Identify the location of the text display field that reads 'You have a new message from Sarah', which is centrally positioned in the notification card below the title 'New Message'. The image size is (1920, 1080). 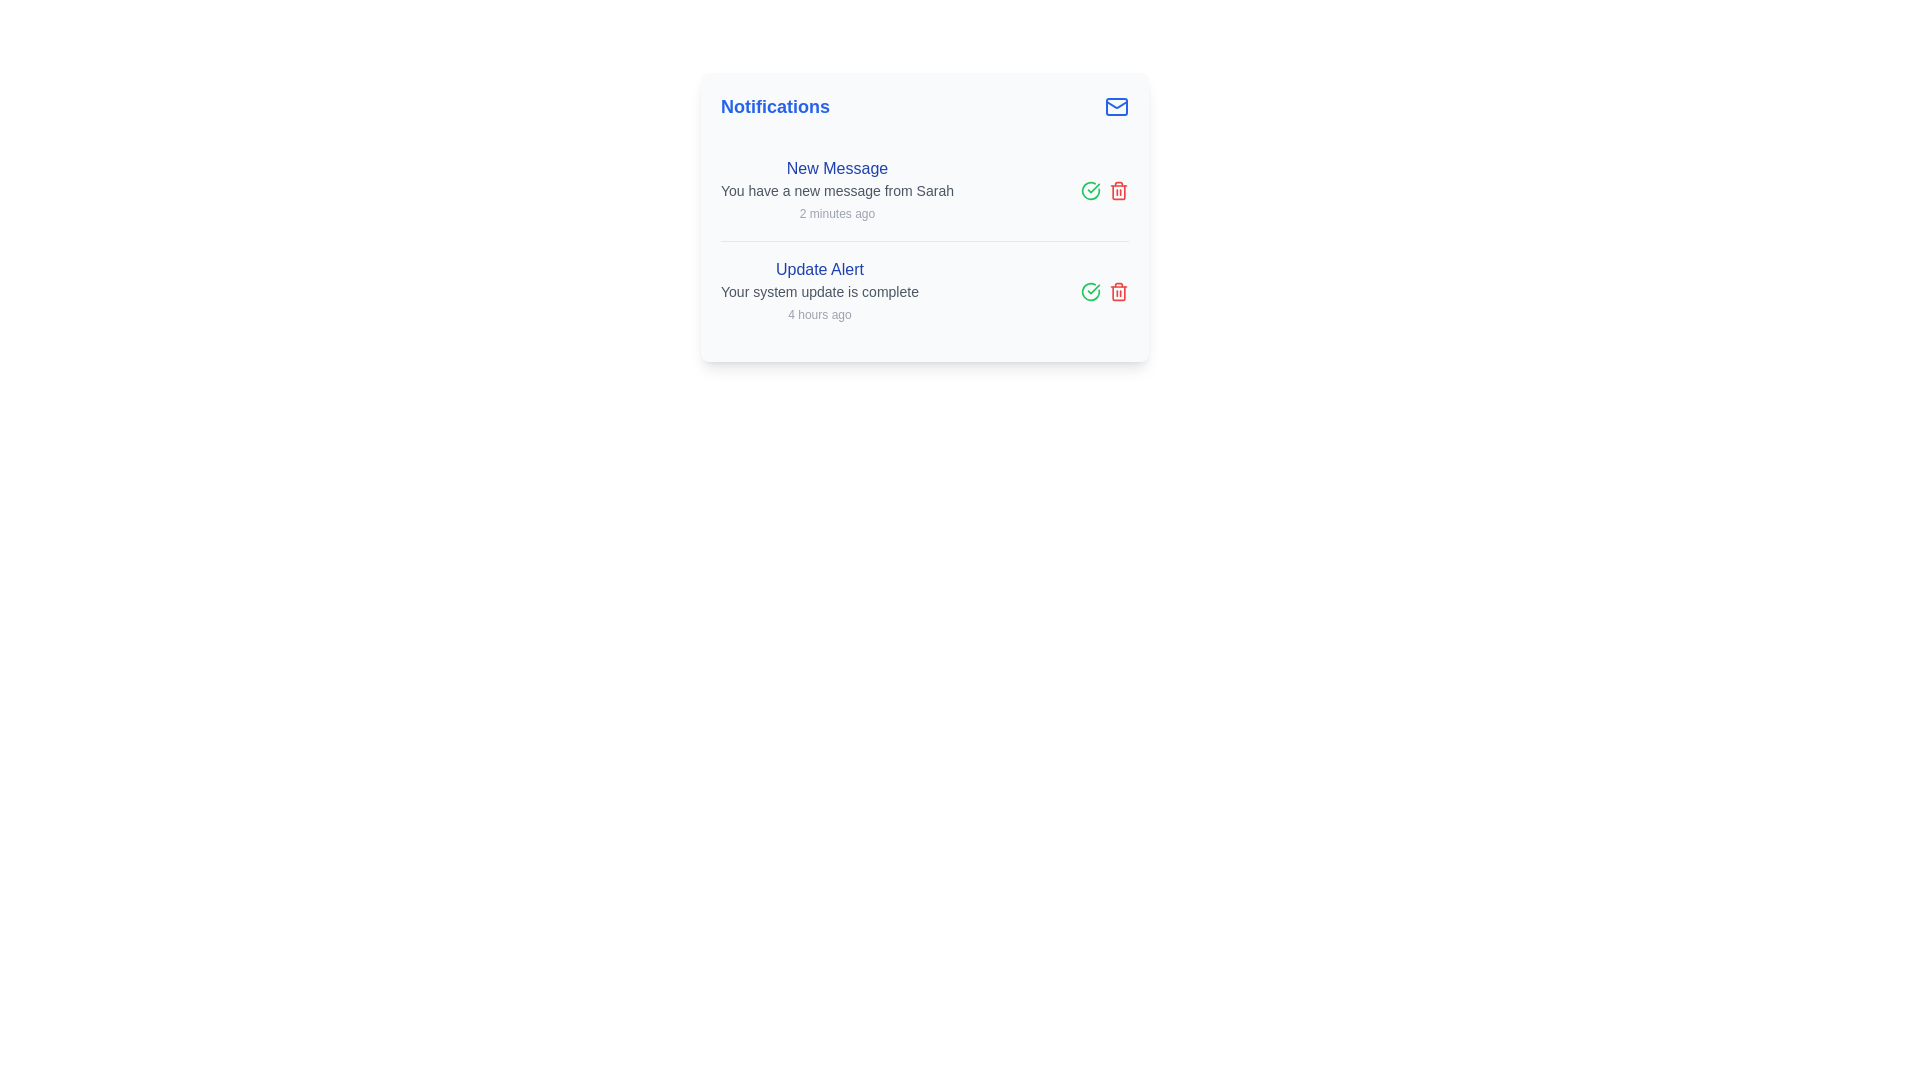
(837, 191).